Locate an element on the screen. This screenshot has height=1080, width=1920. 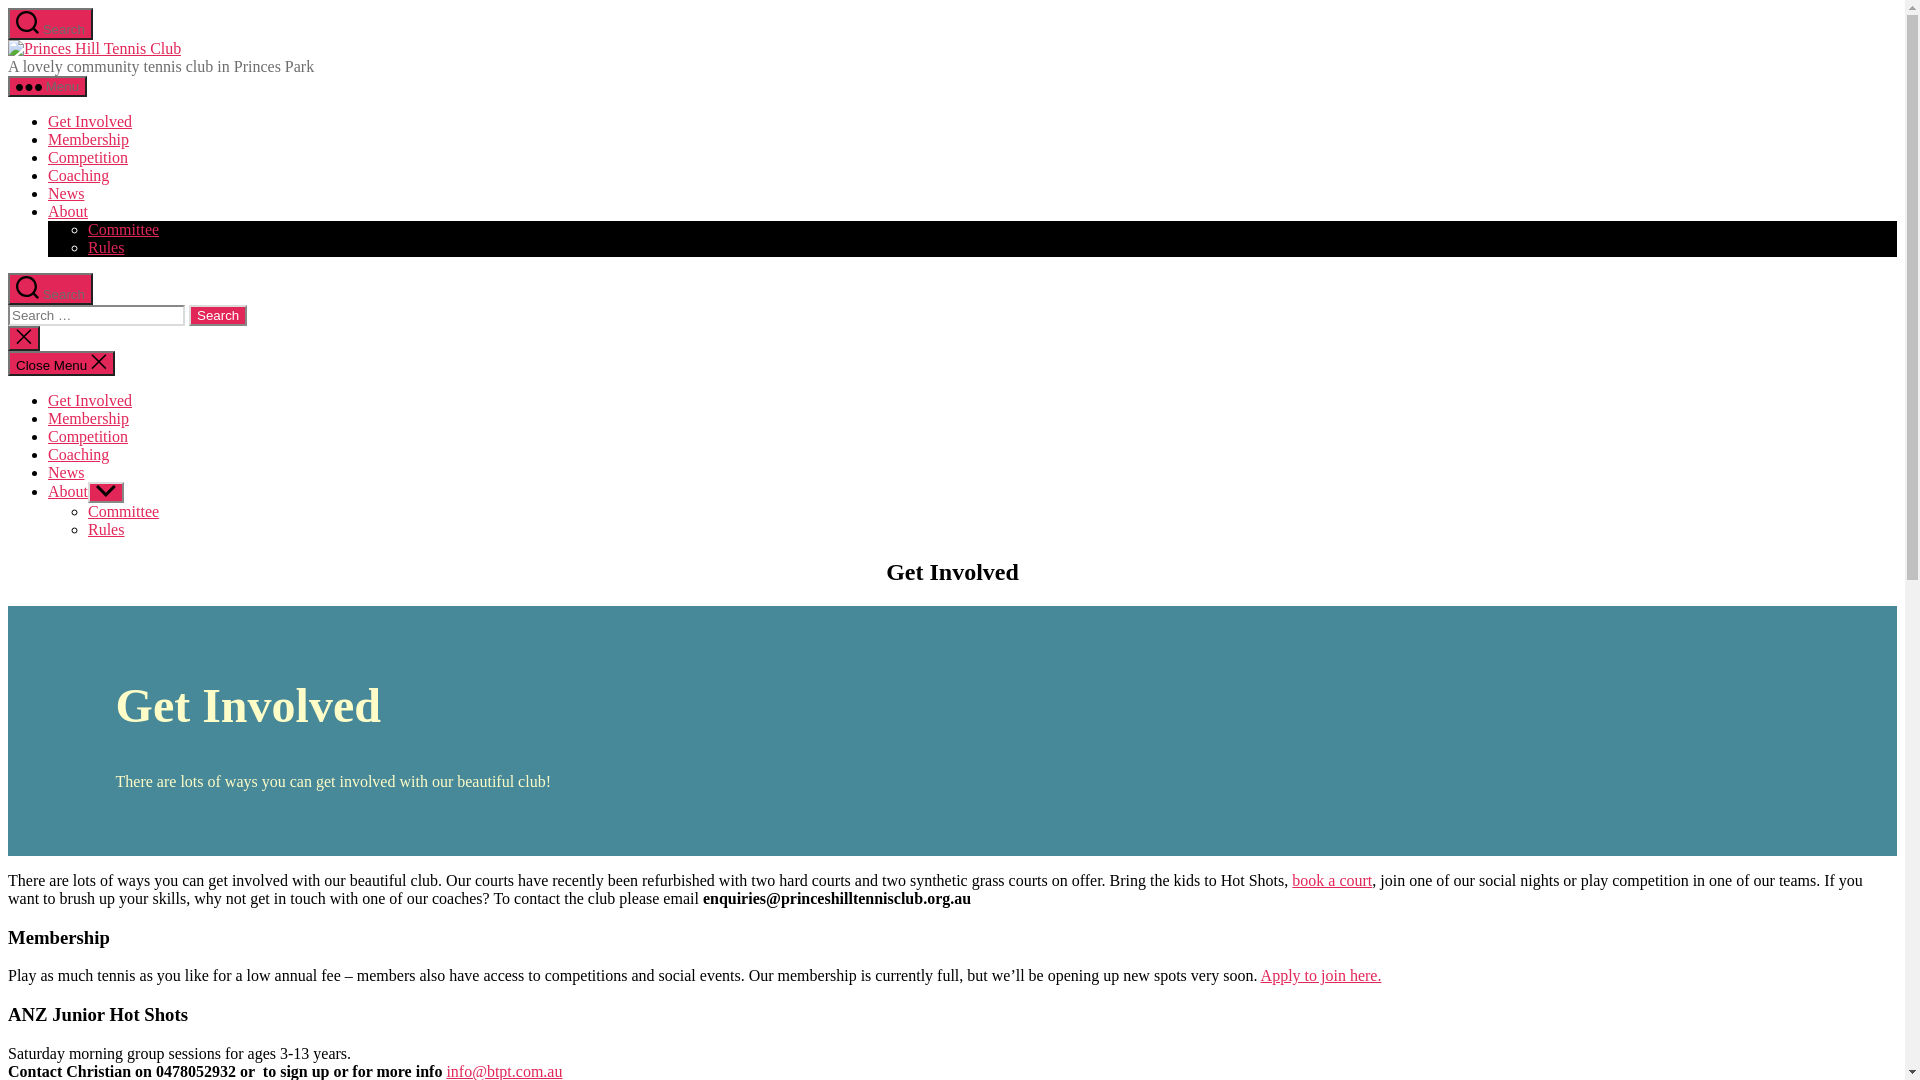
'Search' is located at coordinates (217, 315).